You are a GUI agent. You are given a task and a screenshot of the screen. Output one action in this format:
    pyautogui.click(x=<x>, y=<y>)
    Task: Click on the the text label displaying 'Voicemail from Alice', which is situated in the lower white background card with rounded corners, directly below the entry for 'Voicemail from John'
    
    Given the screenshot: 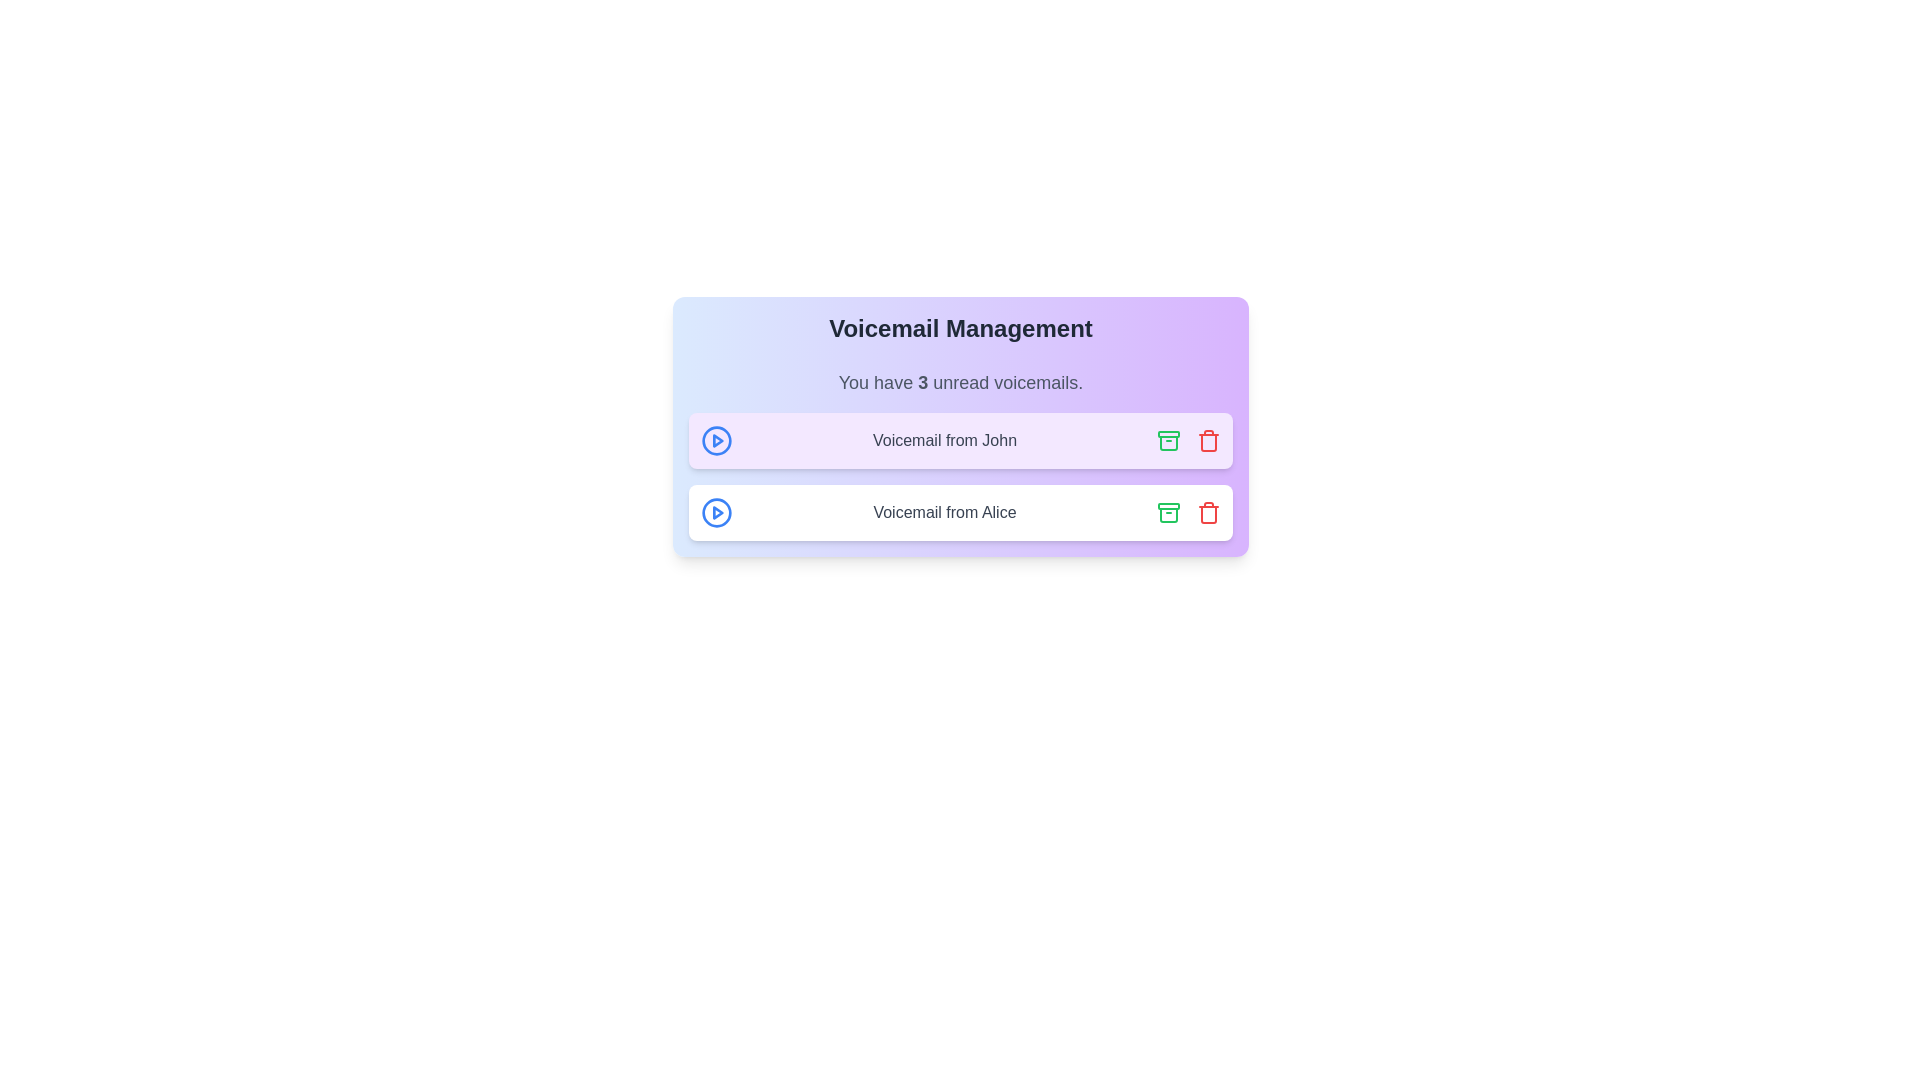 What is the action you would take?
    pyautogui.click(x=944, y=512)
    